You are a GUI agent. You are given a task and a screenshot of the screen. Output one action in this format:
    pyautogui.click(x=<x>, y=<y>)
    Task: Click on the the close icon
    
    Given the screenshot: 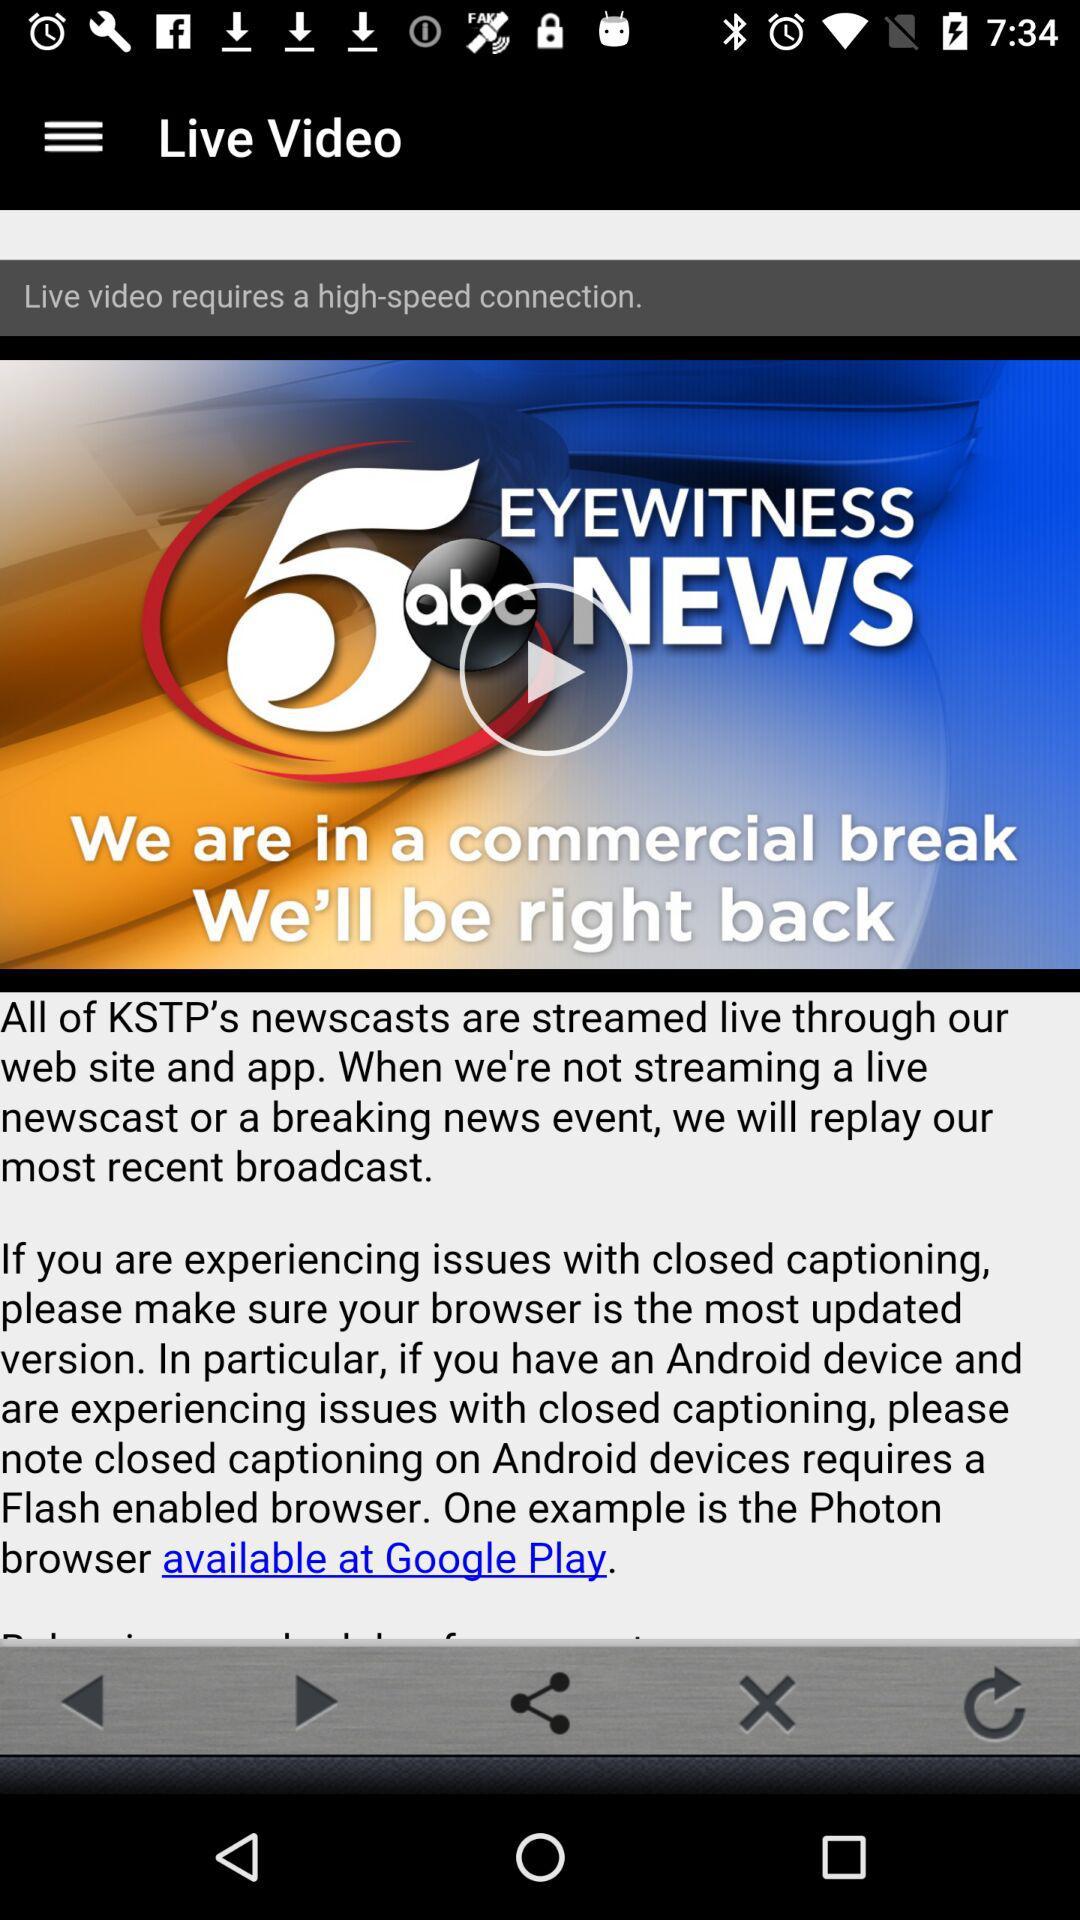 What is the action you would take?
    pyautogui.click(x=766, y=1702)
    